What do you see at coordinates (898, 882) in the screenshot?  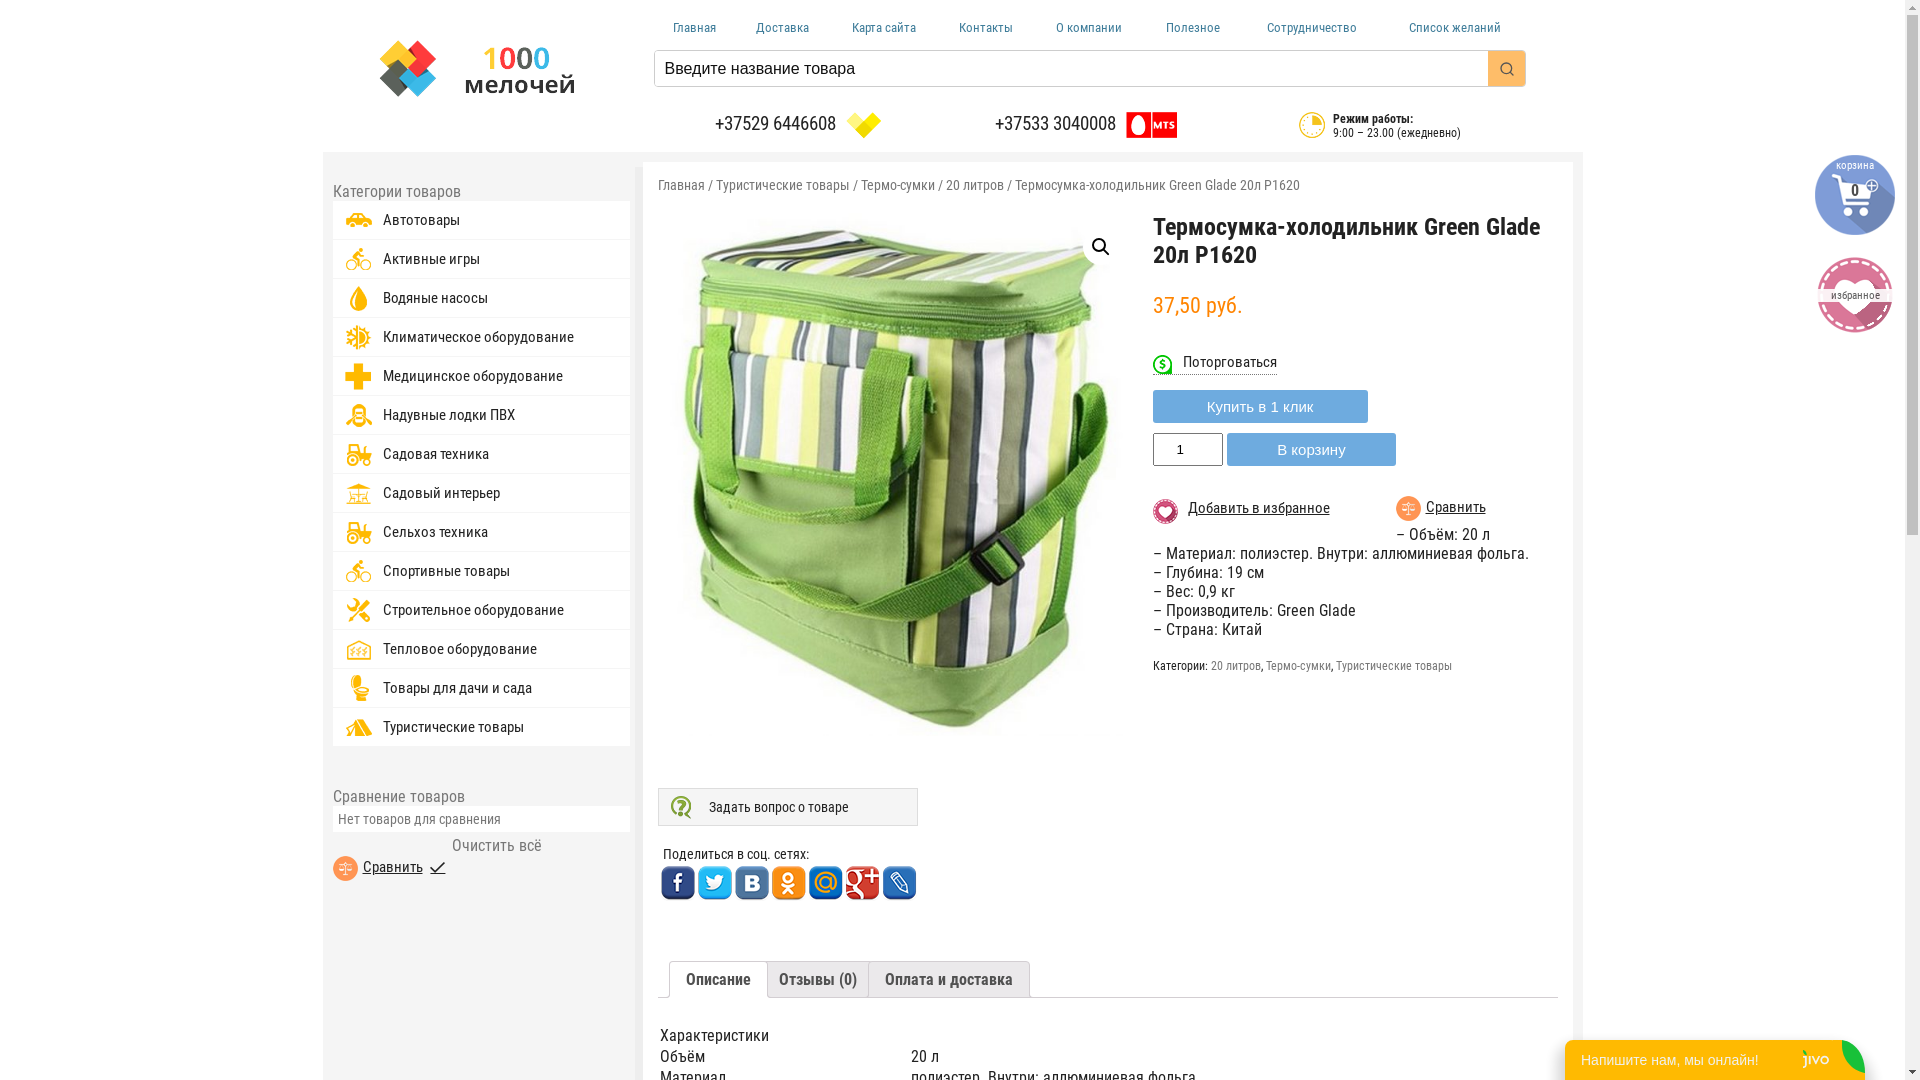 I see `'Livejournal'` at bounding box center [898, 882].